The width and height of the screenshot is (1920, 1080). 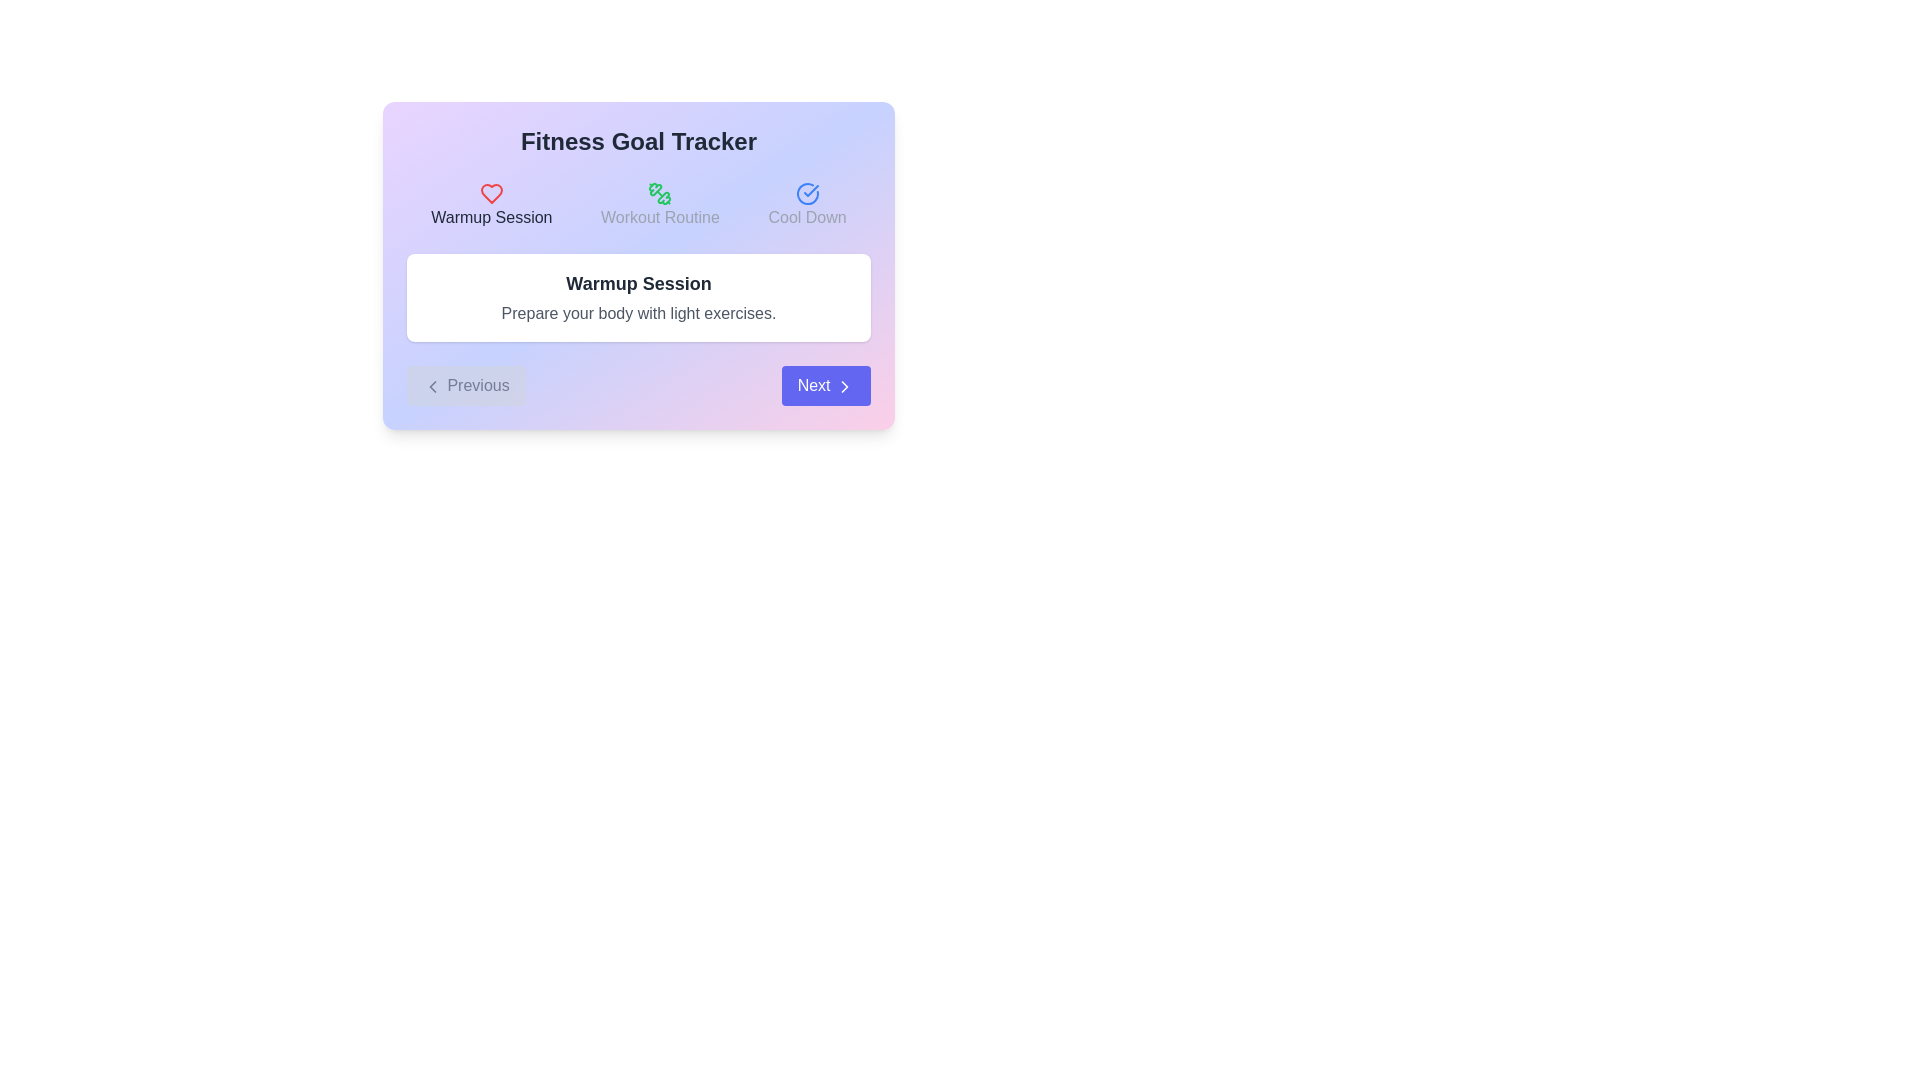 What do you see at coordinates (491, 218) in the screenshot?
I see `the text label that contains the content 'Warmup Session', which is styled with a medium-weight font and dark gray color, located beneath a heart-shaped icon` at bounding box center [491, 218].